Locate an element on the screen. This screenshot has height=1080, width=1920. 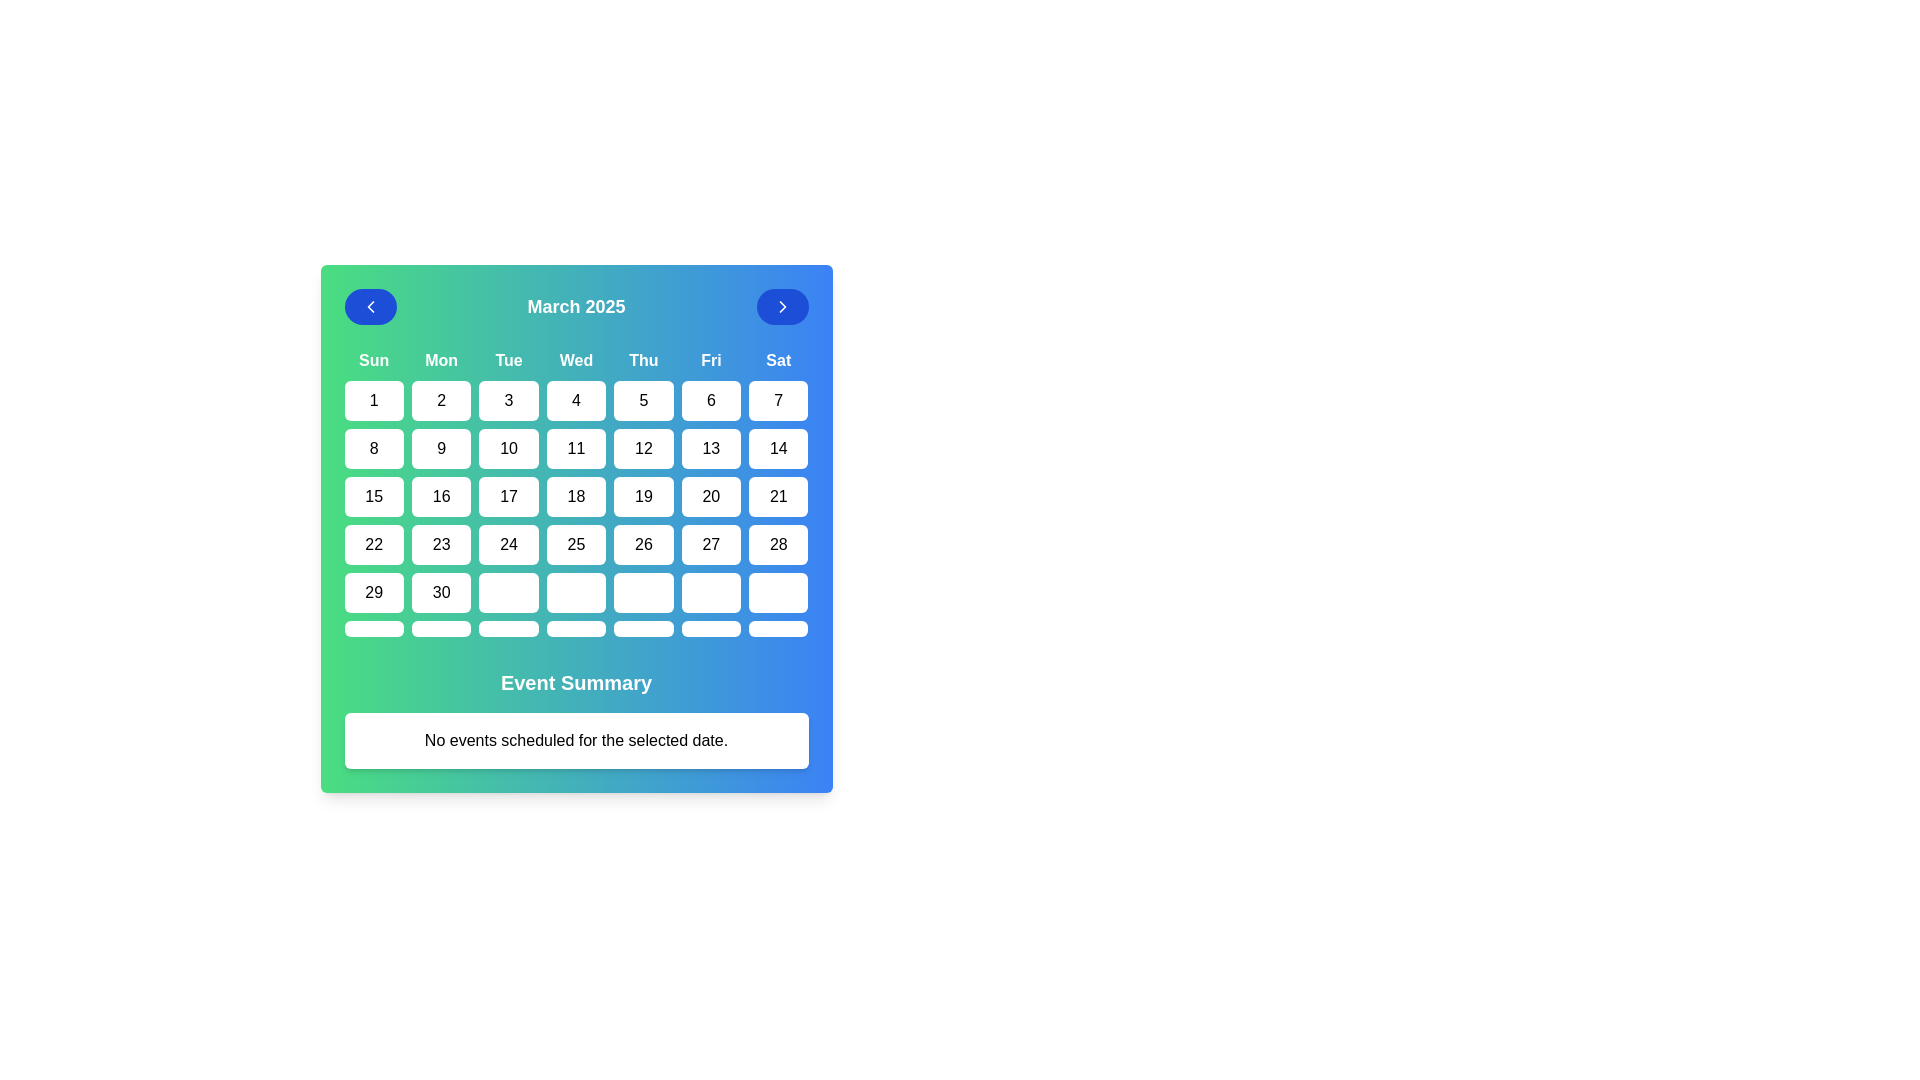
the Interactive calendar date button representing the day '11' is located at coordinates (575, 447).